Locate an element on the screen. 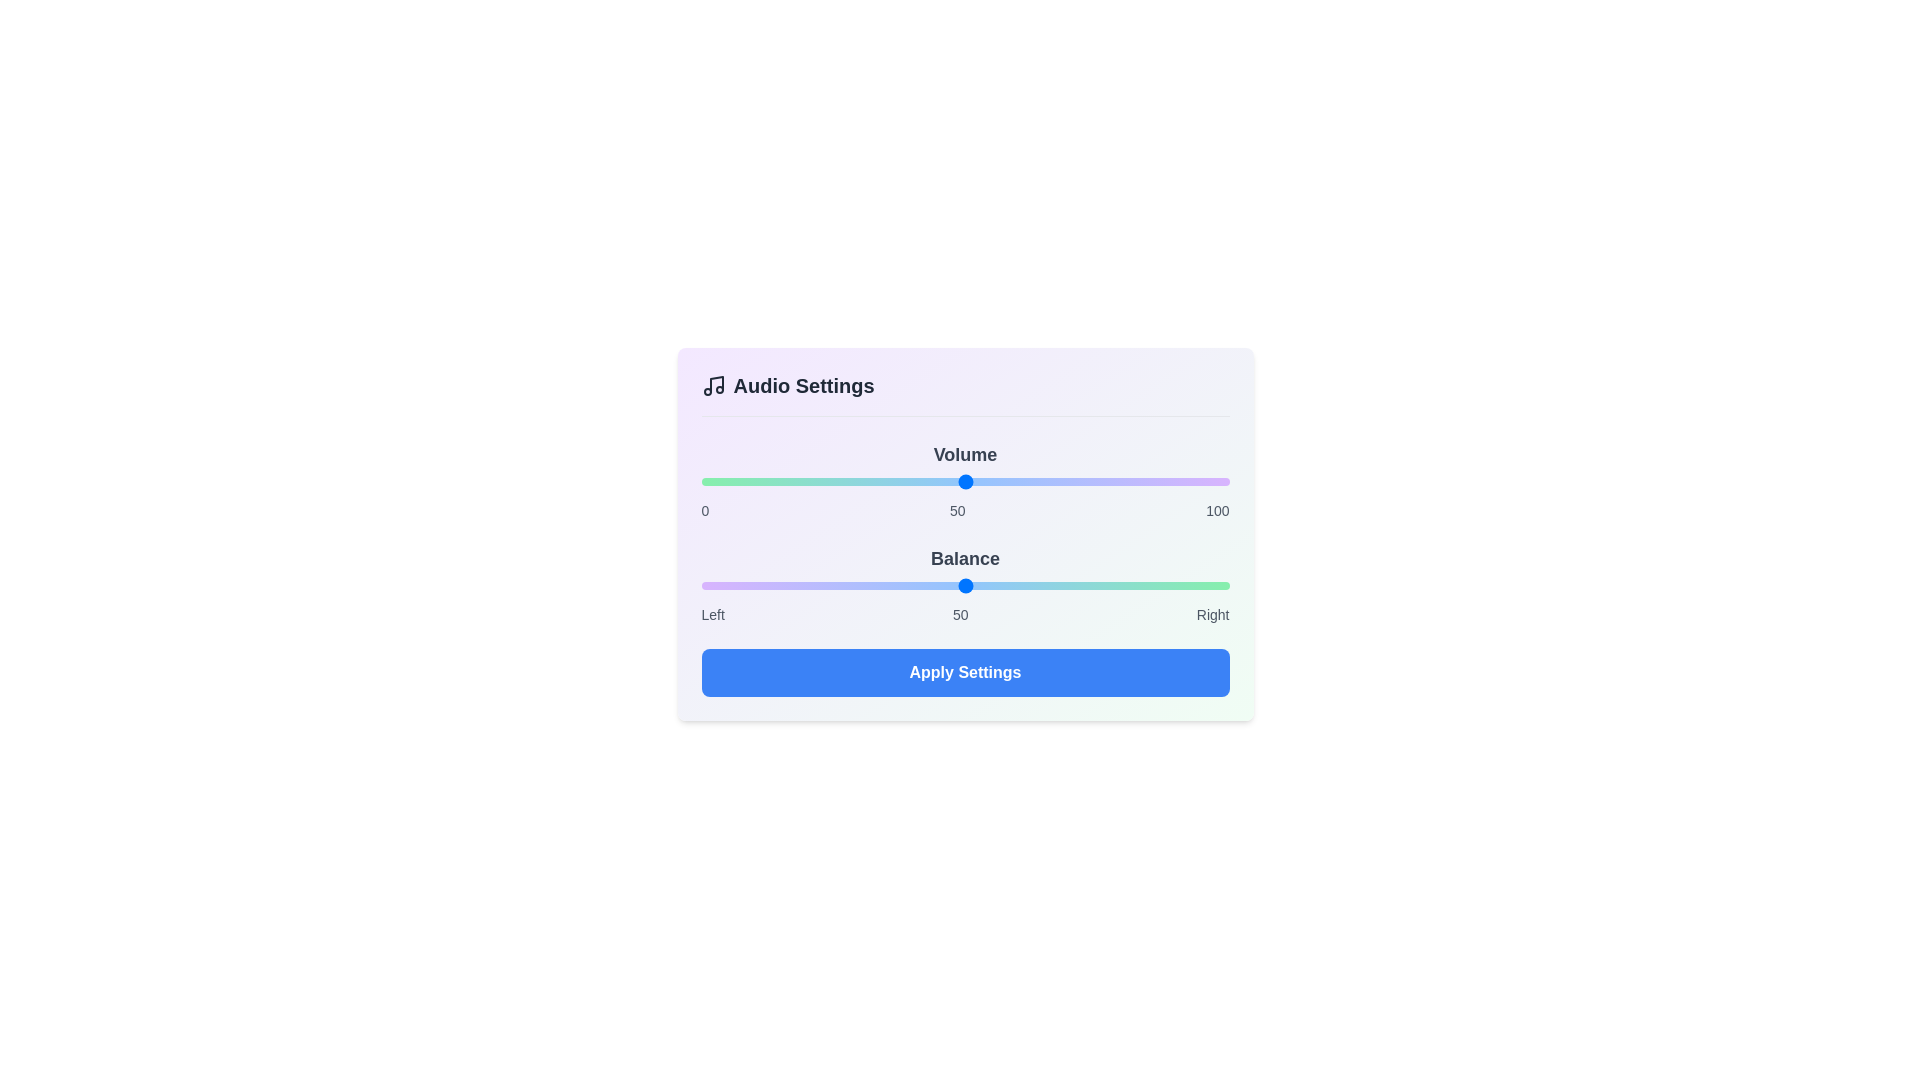 The width and height of the screenshot is (1920, 1080). the volume level is located at coordinates (938, 482).